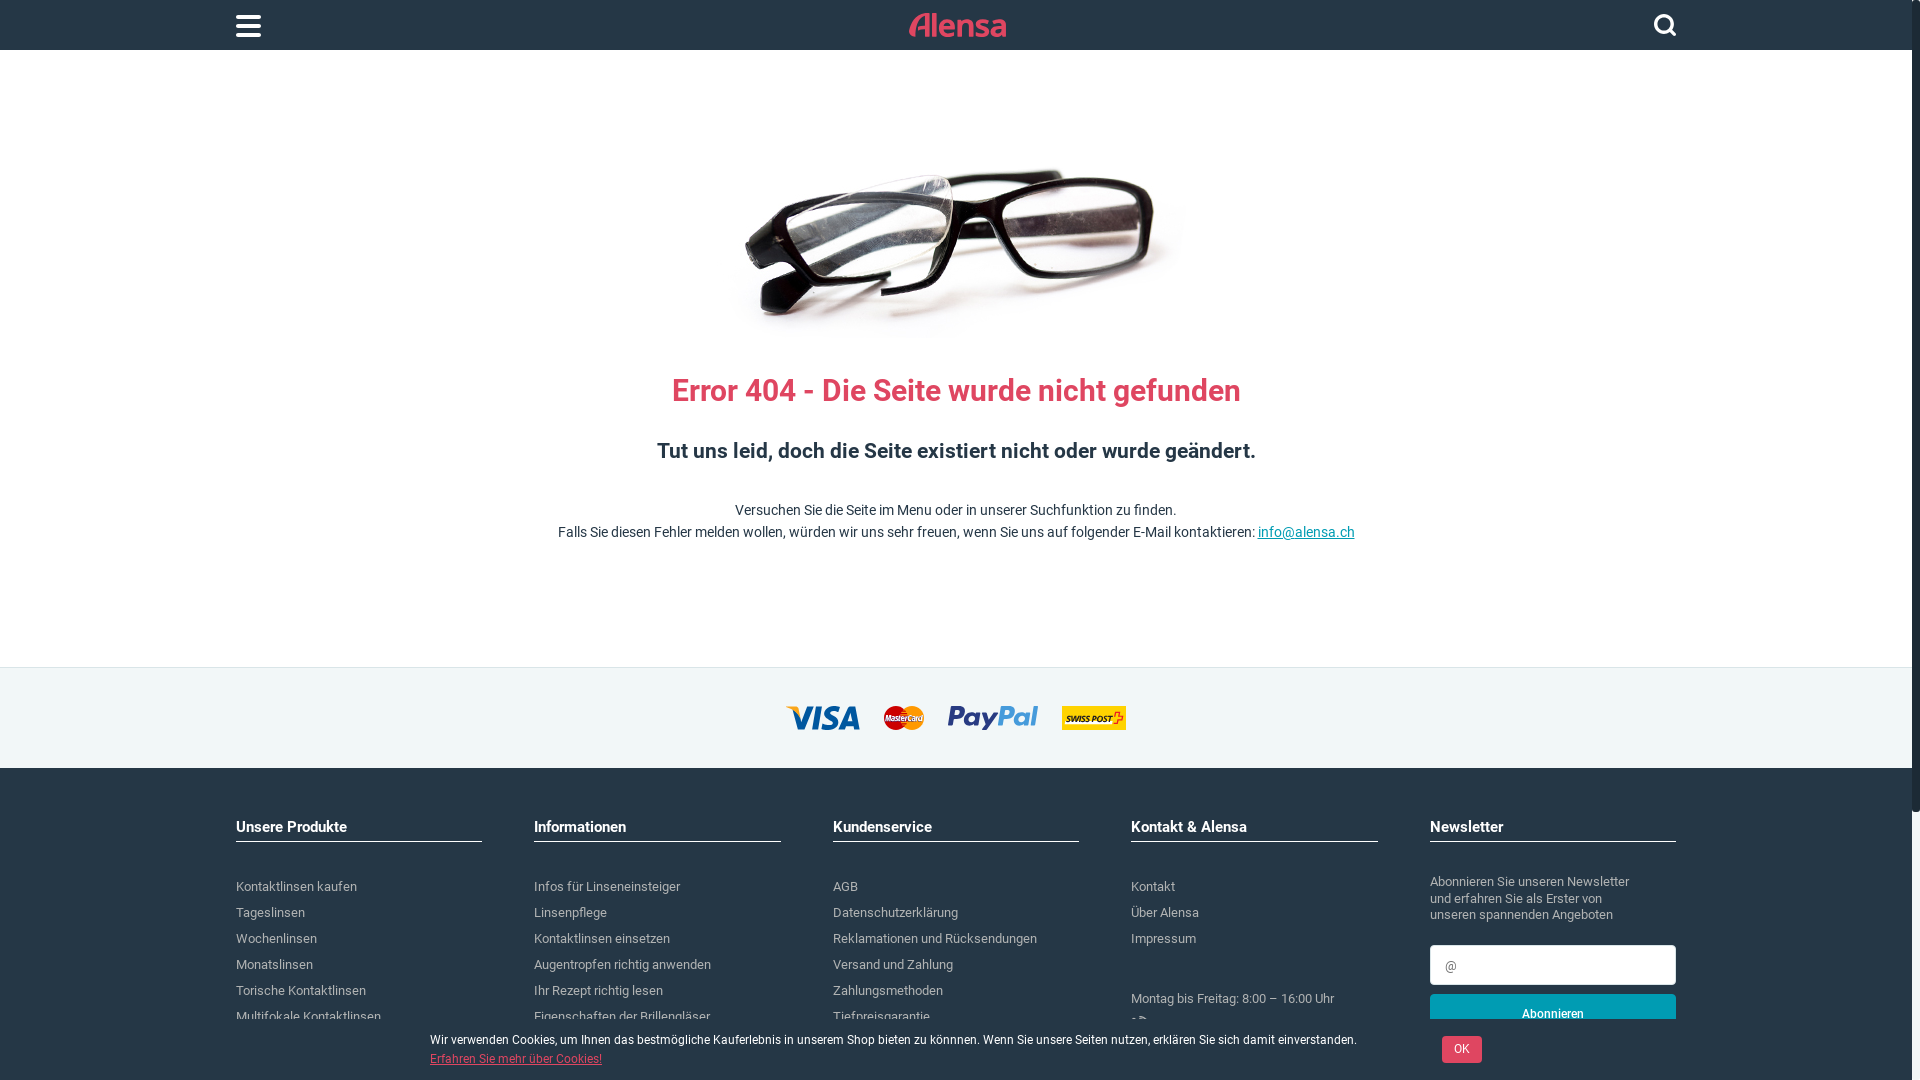 This screenshot has height=1080, width=1920. I want to click on 'Augentropfen richtig anwenden', so click(533, 963).